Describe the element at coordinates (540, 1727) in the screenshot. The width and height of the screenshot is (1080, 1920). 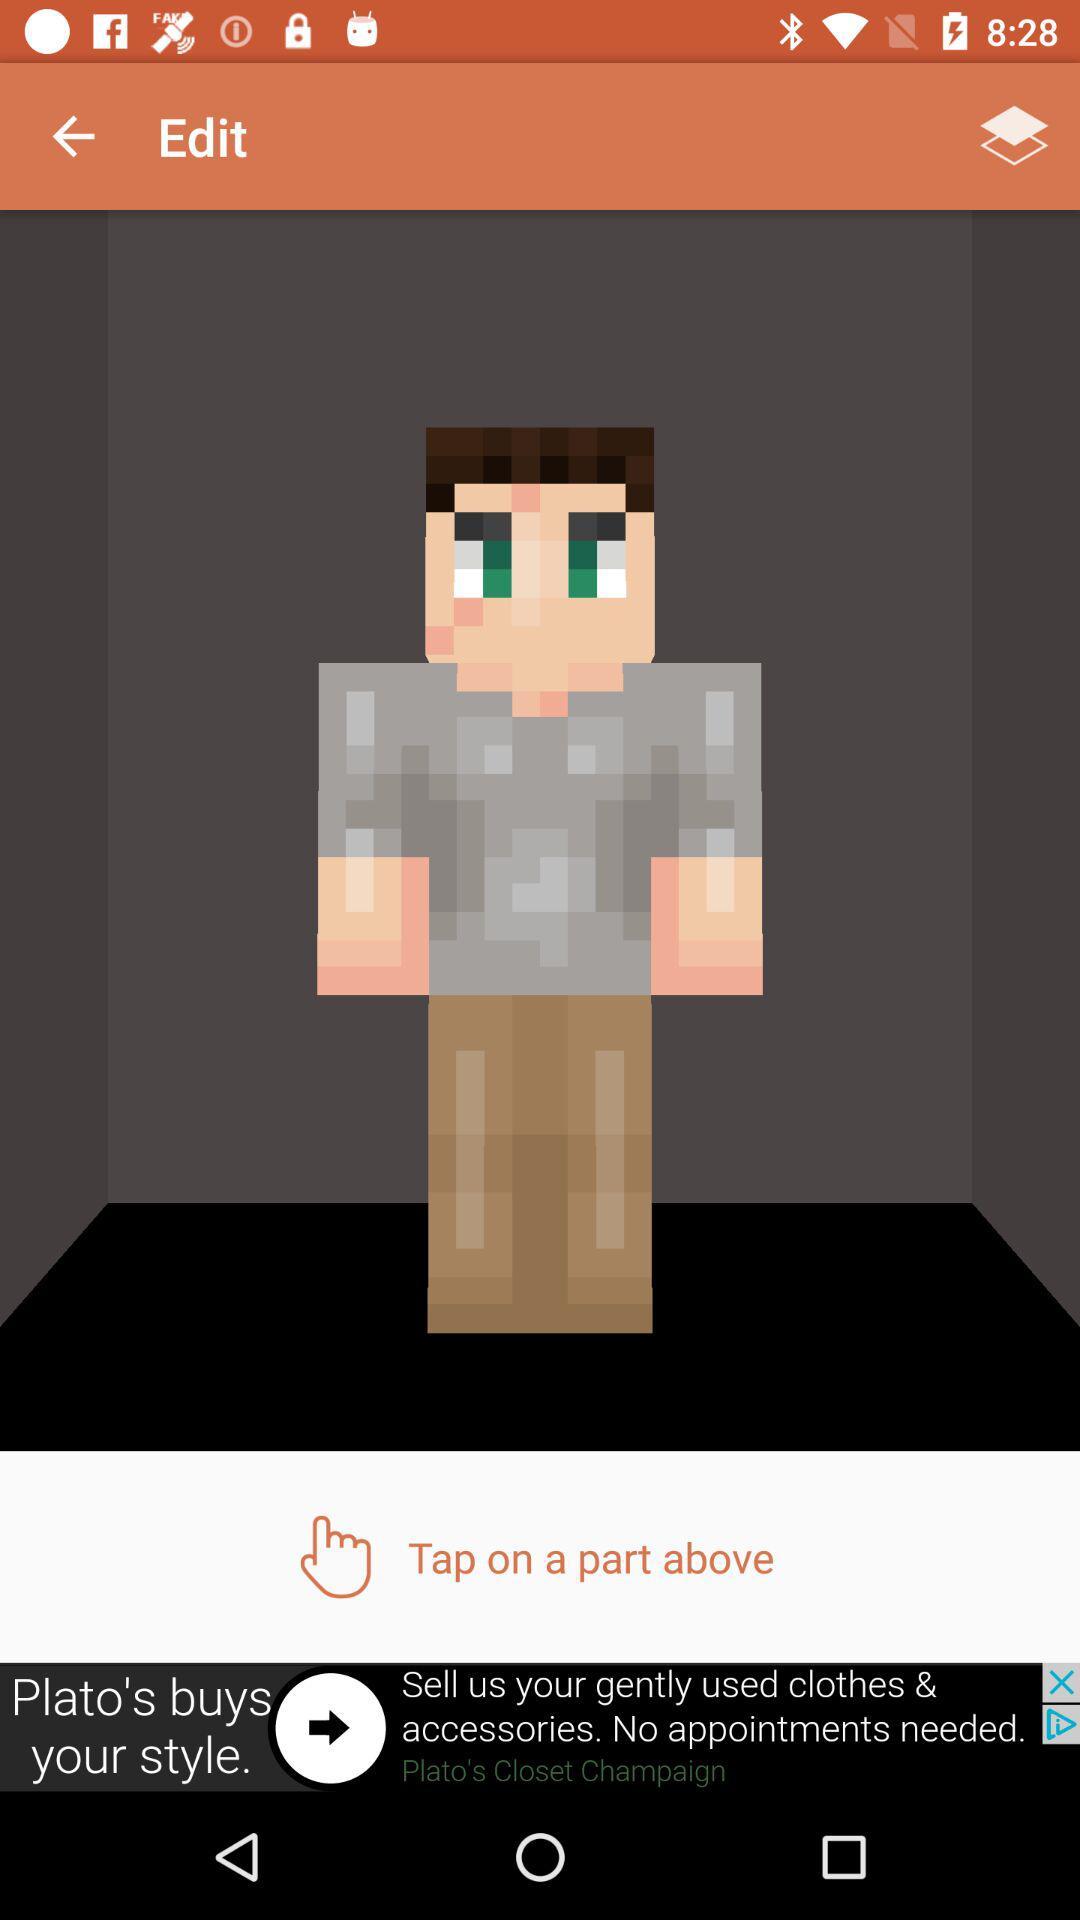
I see `advertisement` at that location.